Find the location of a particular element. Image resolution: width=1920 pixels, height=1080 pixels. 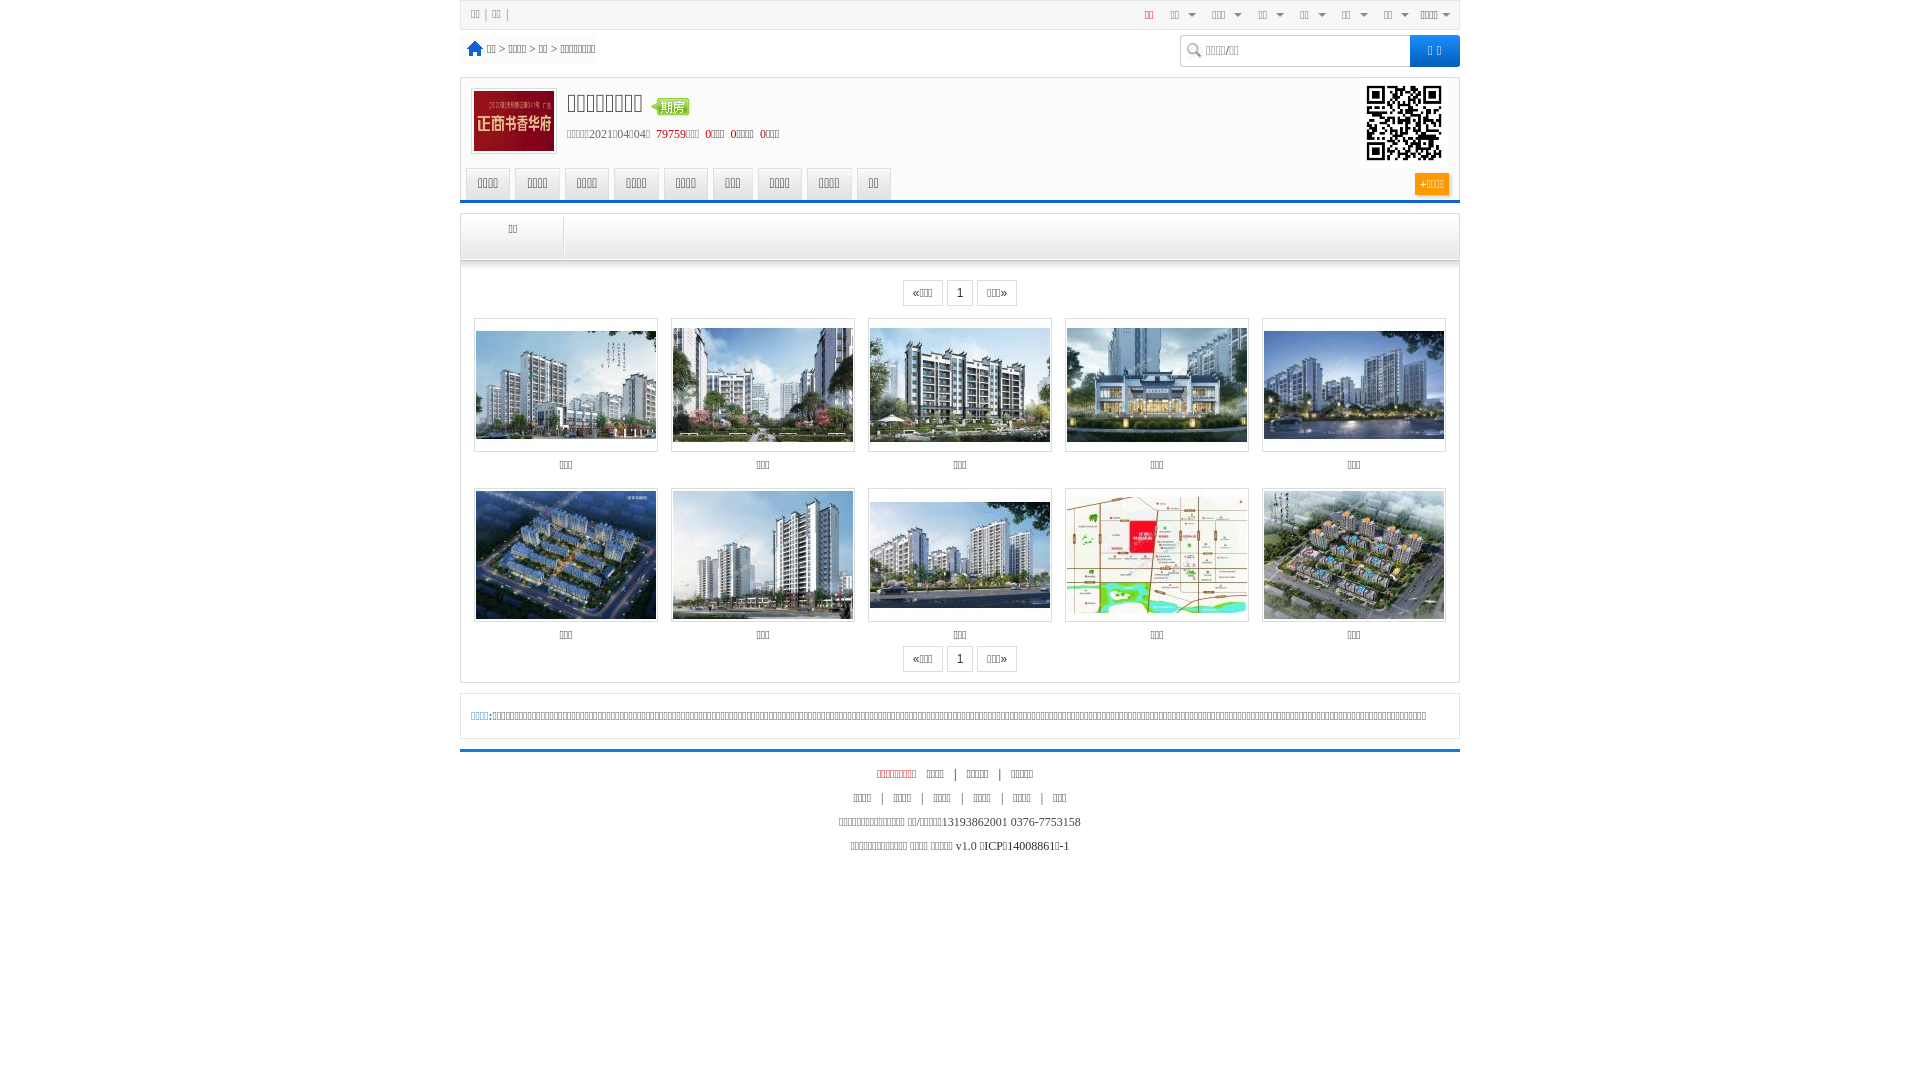

'1' is located at coordinates (960, 293).